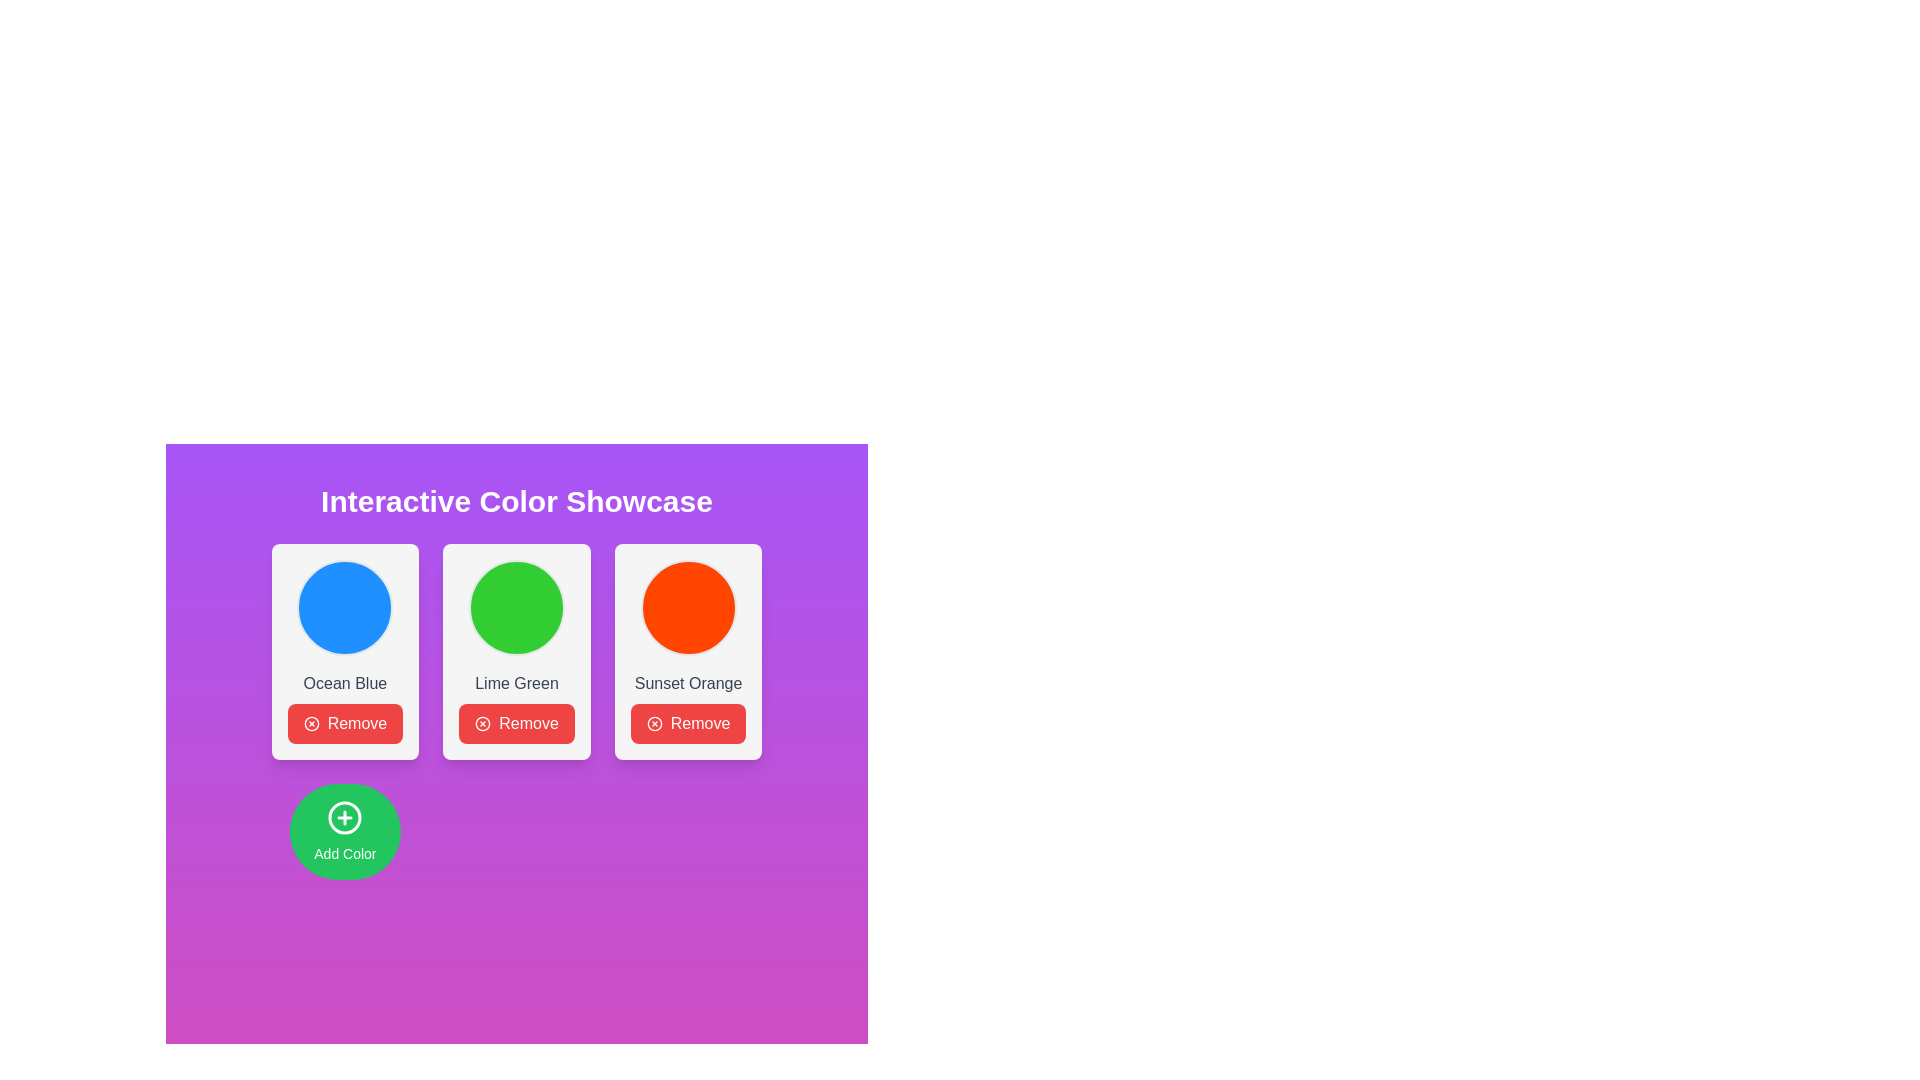 This screenshot has width=1920, height=1080. I want to click on the small circular red icon with a cross (X) symbol inside it, located within the 'Remove' button on the third card labeled 'Sunset Orange', so click(654, 724).